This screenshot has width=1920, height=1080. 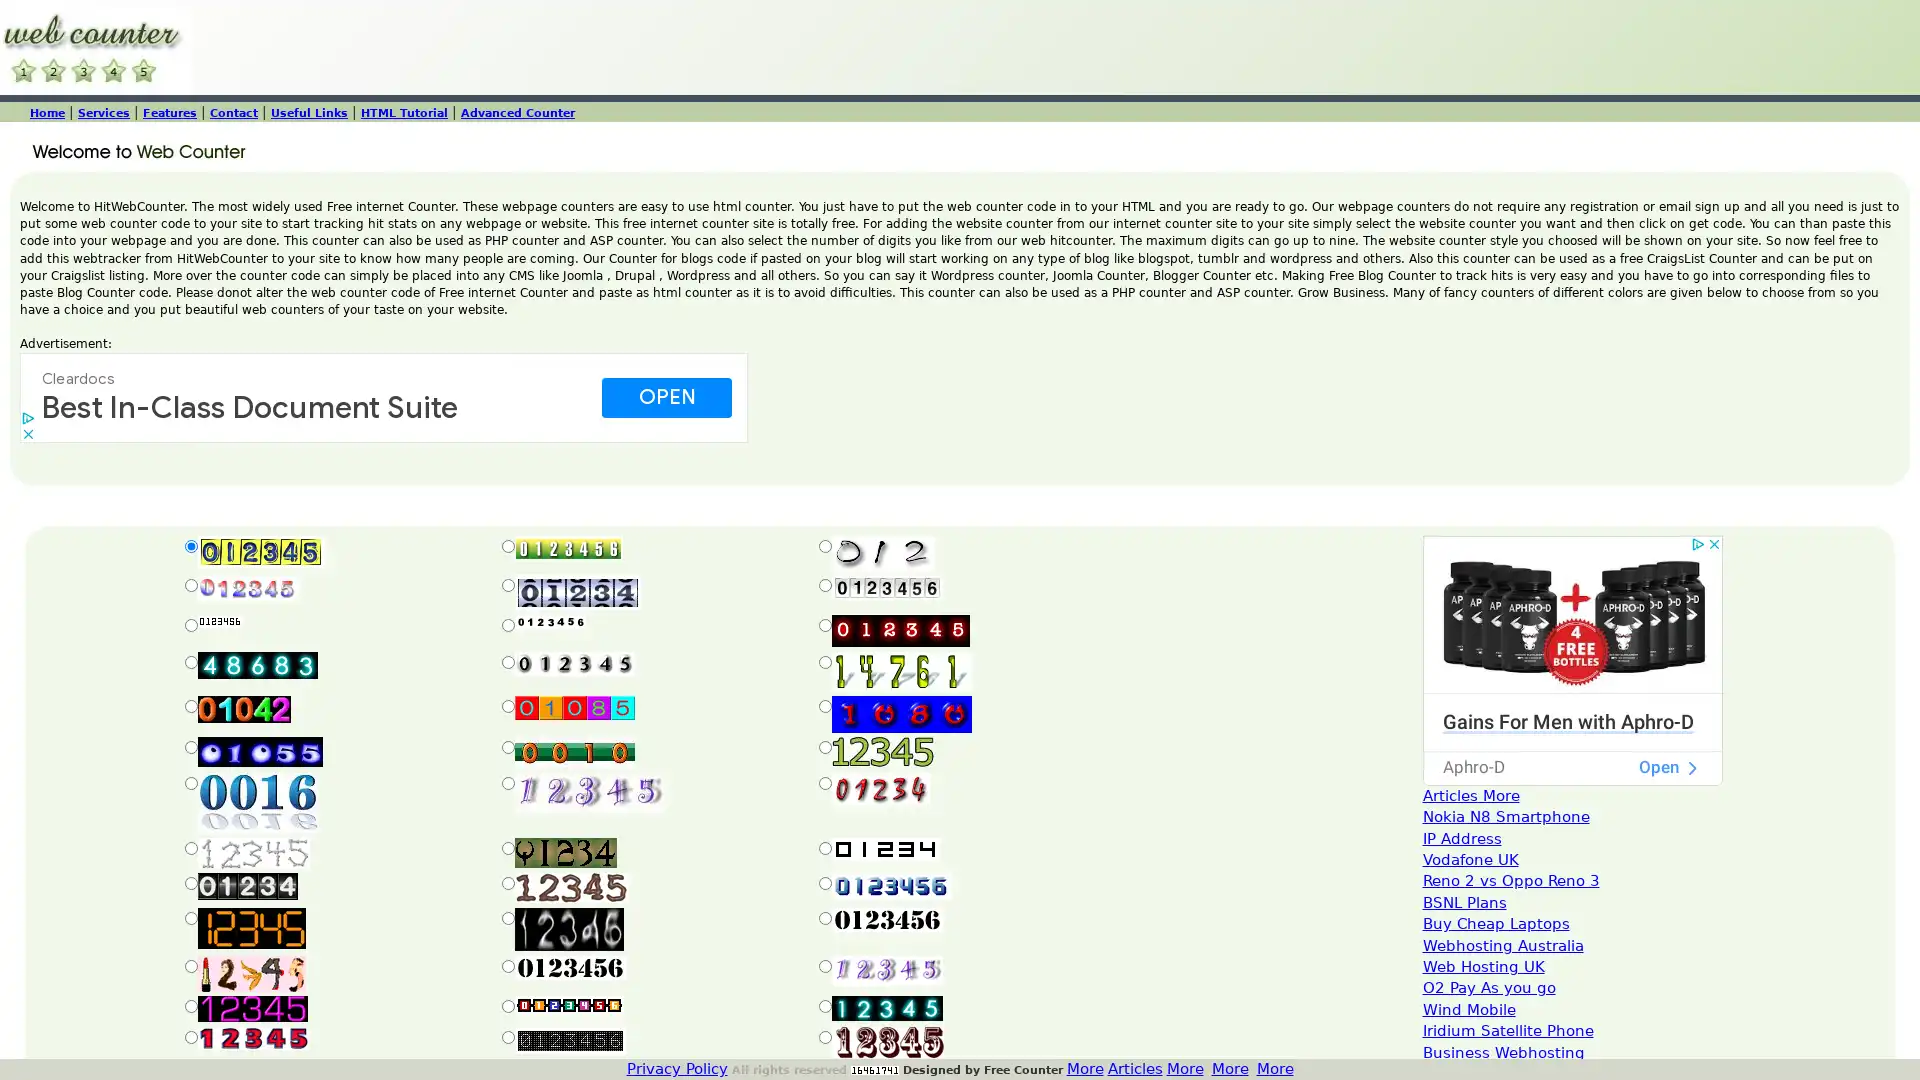 I want to click on Submit, so click(x=899, y=631).